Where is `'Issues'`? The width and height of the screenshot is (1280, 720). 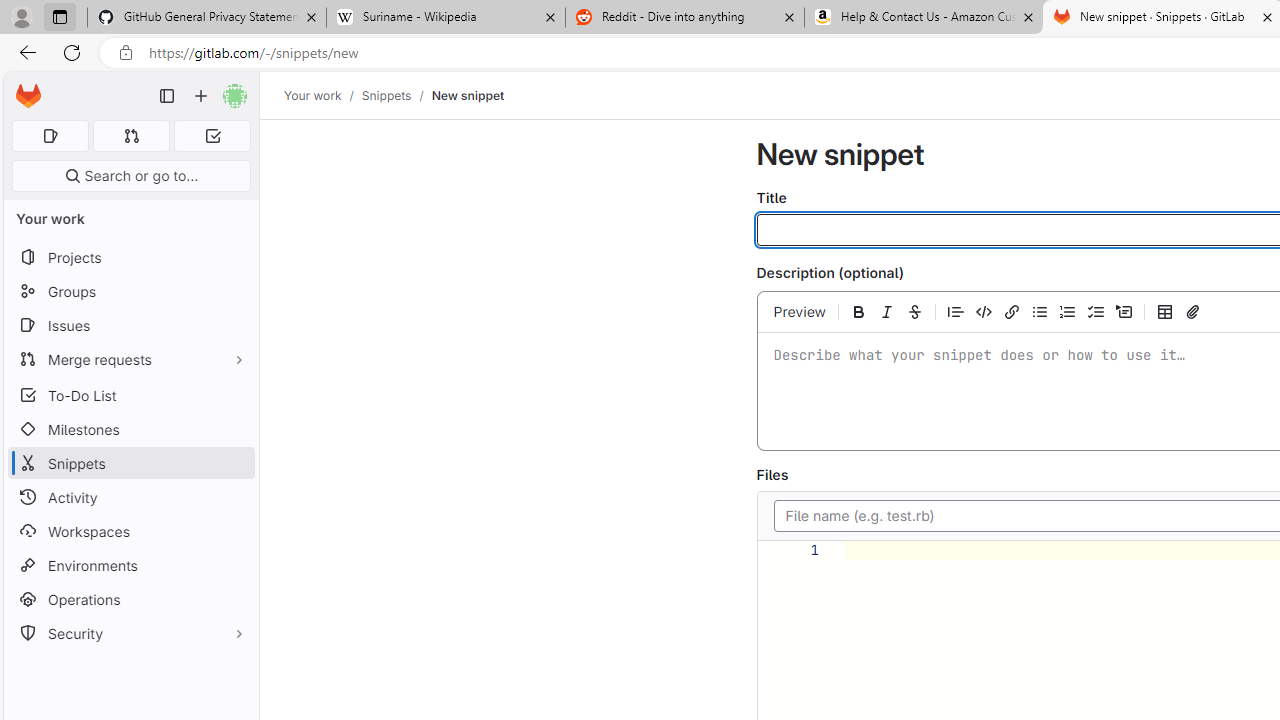 'Issues' is located at coordinates (130, 324).